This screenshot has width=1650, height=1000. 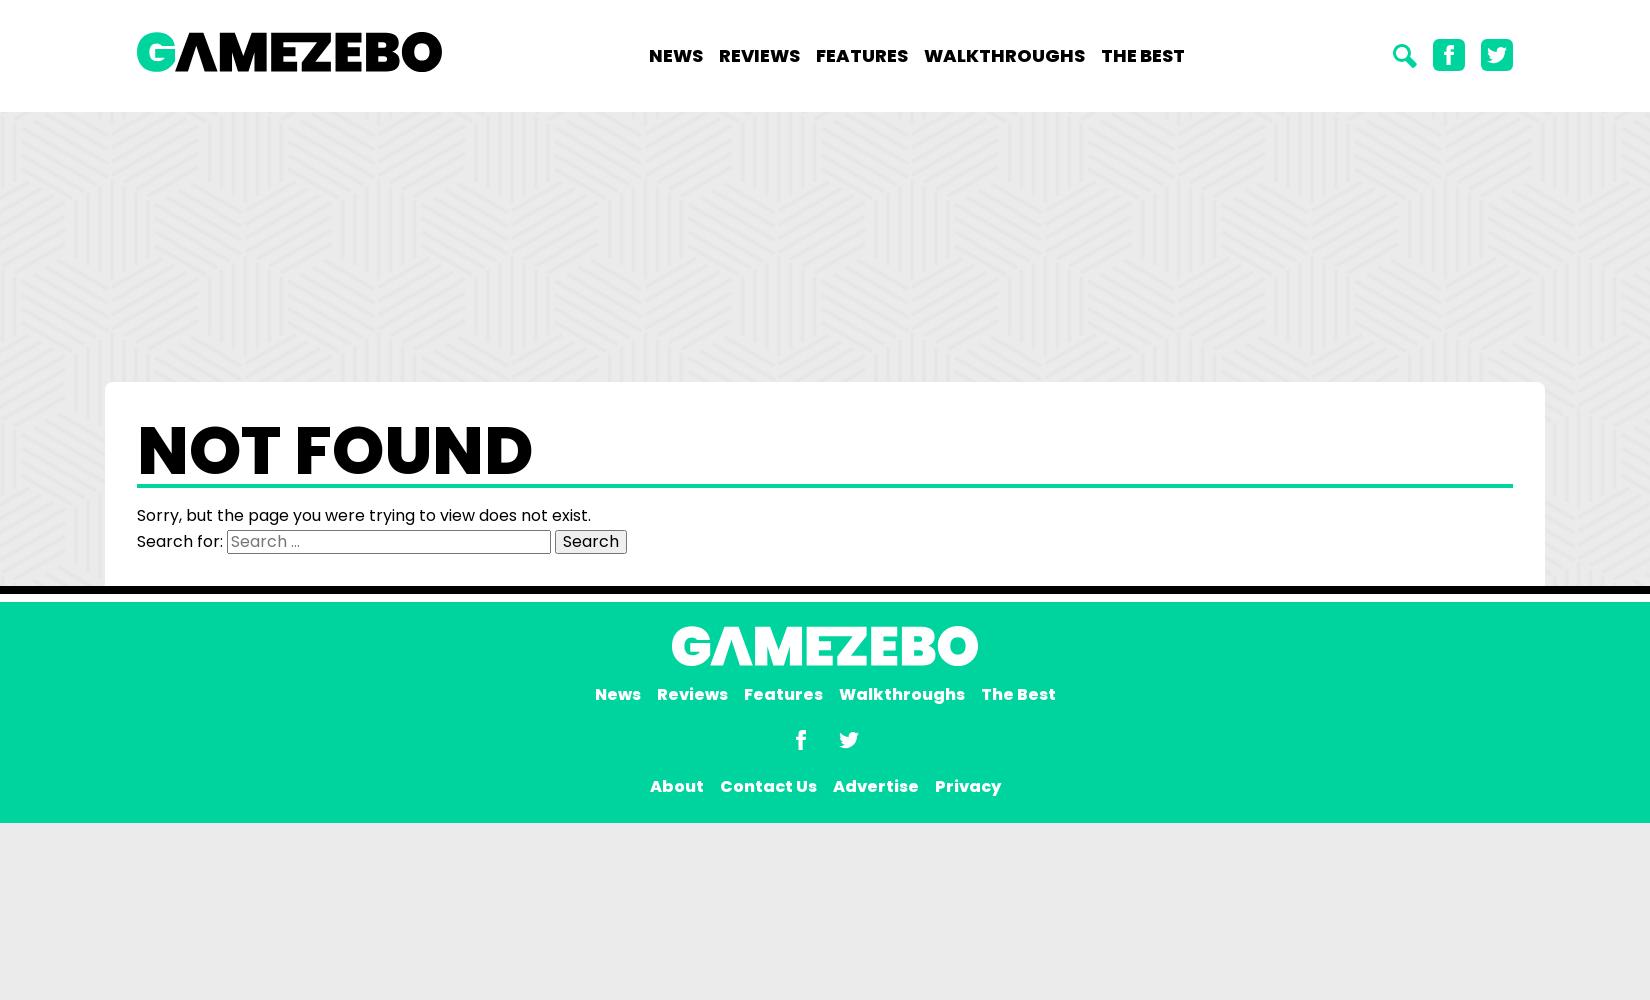 I want to click on 'Search for:', so click(x=180, y=540).